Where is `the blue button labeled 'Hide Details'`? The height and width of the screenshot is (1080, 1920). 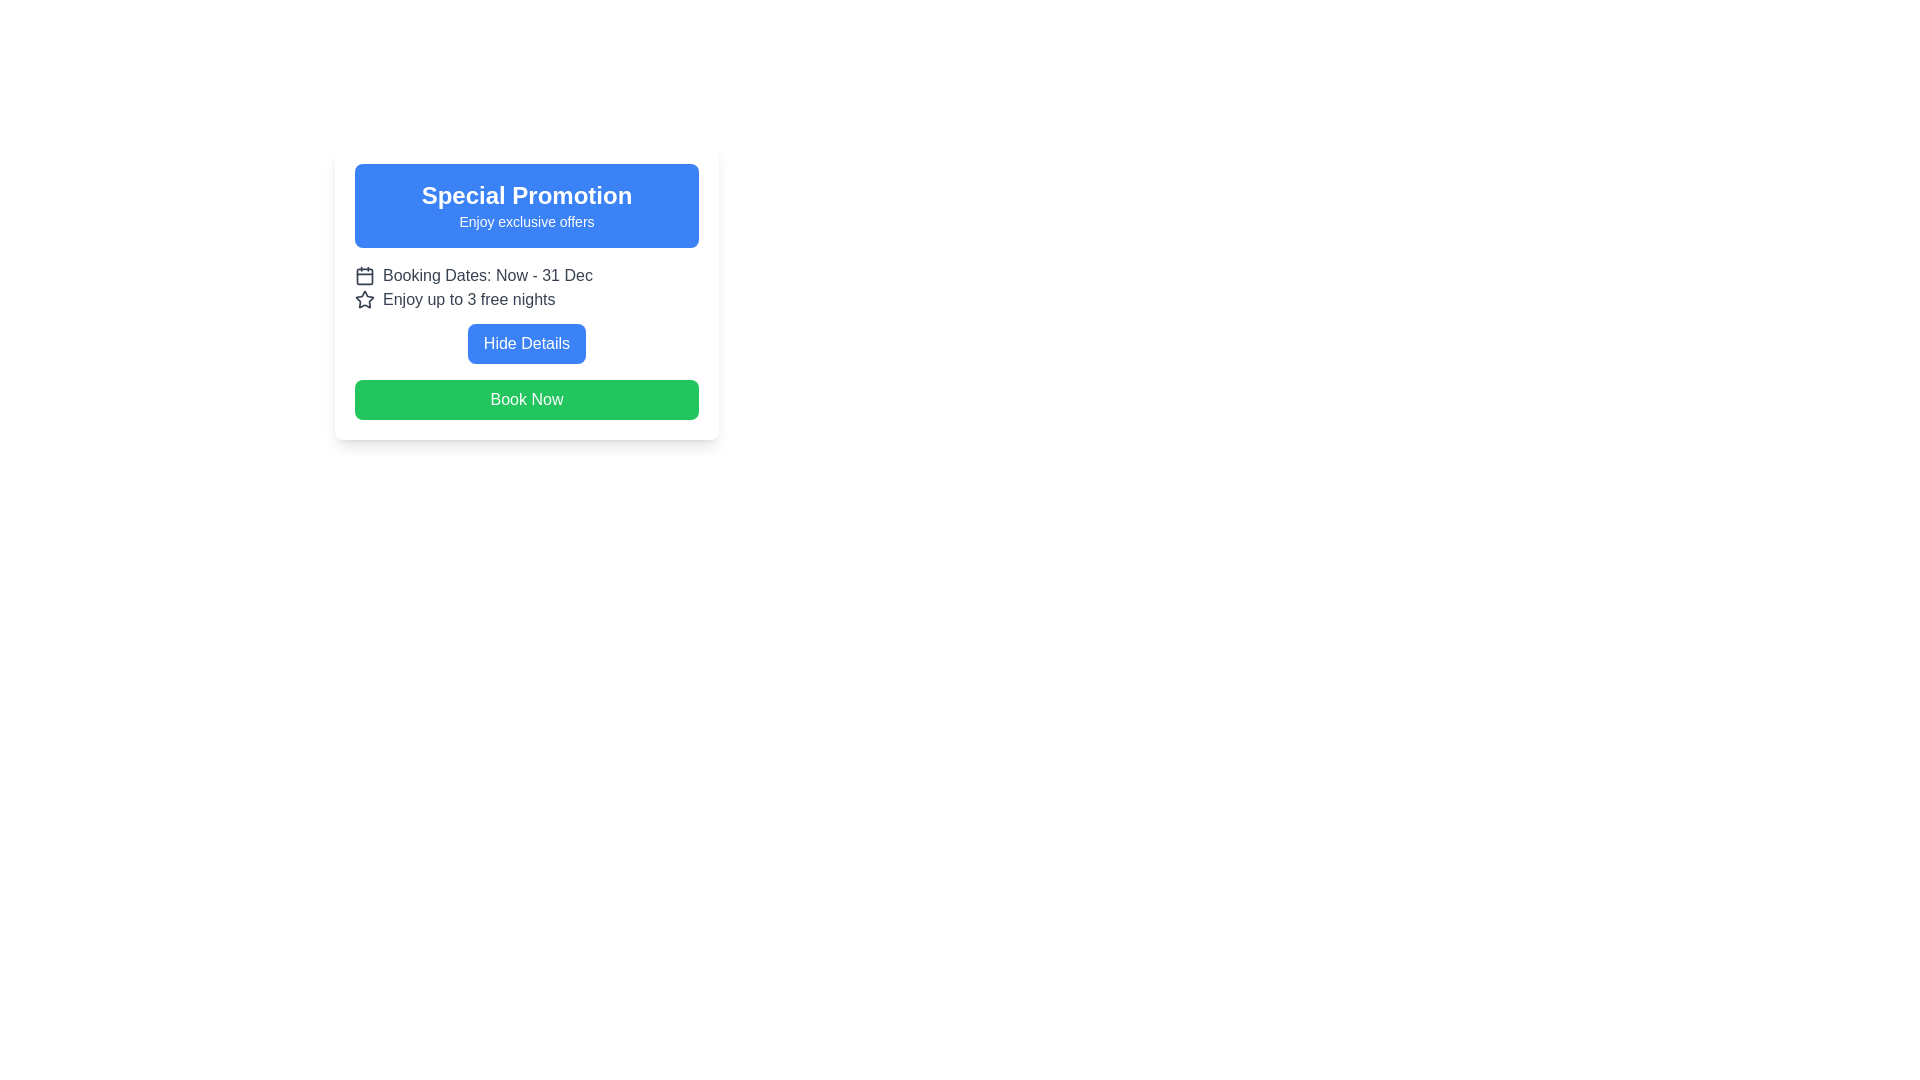
the blue button labeled 'Hide Details' is located at coordinates (527, 342).